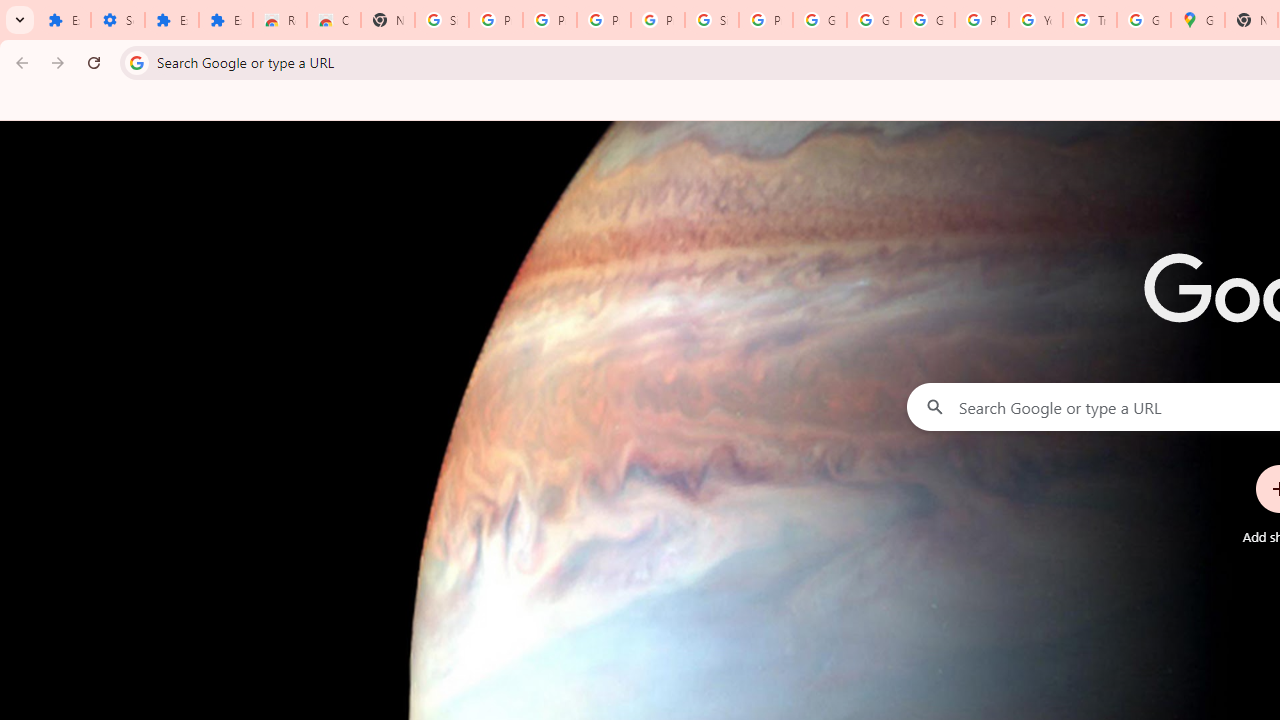 The width and height of the screenshot is (1280, 720). Describe the element at coordinates (387, 20) in the screenshot. I see `'New Tab'` at that location.